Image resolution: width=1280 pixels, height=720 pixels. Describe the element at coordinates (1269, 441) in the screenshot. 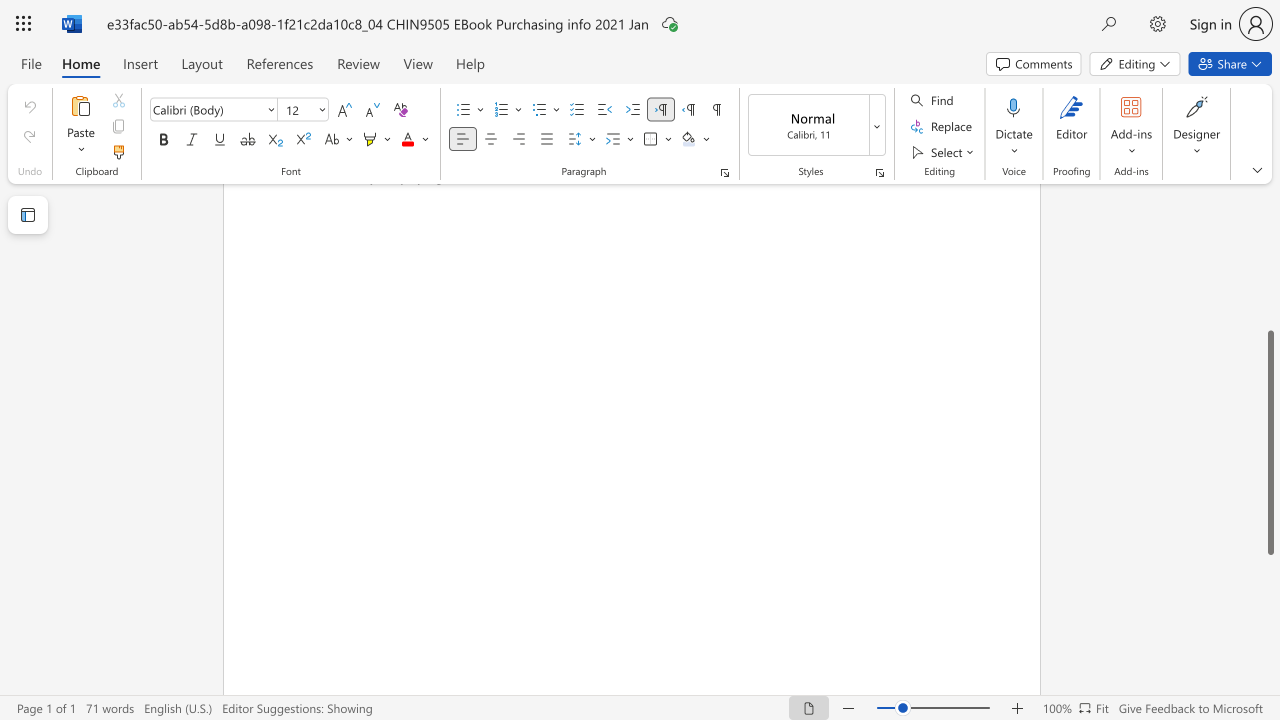

I see `the scrollbar and move up 110 pixels` at that location.